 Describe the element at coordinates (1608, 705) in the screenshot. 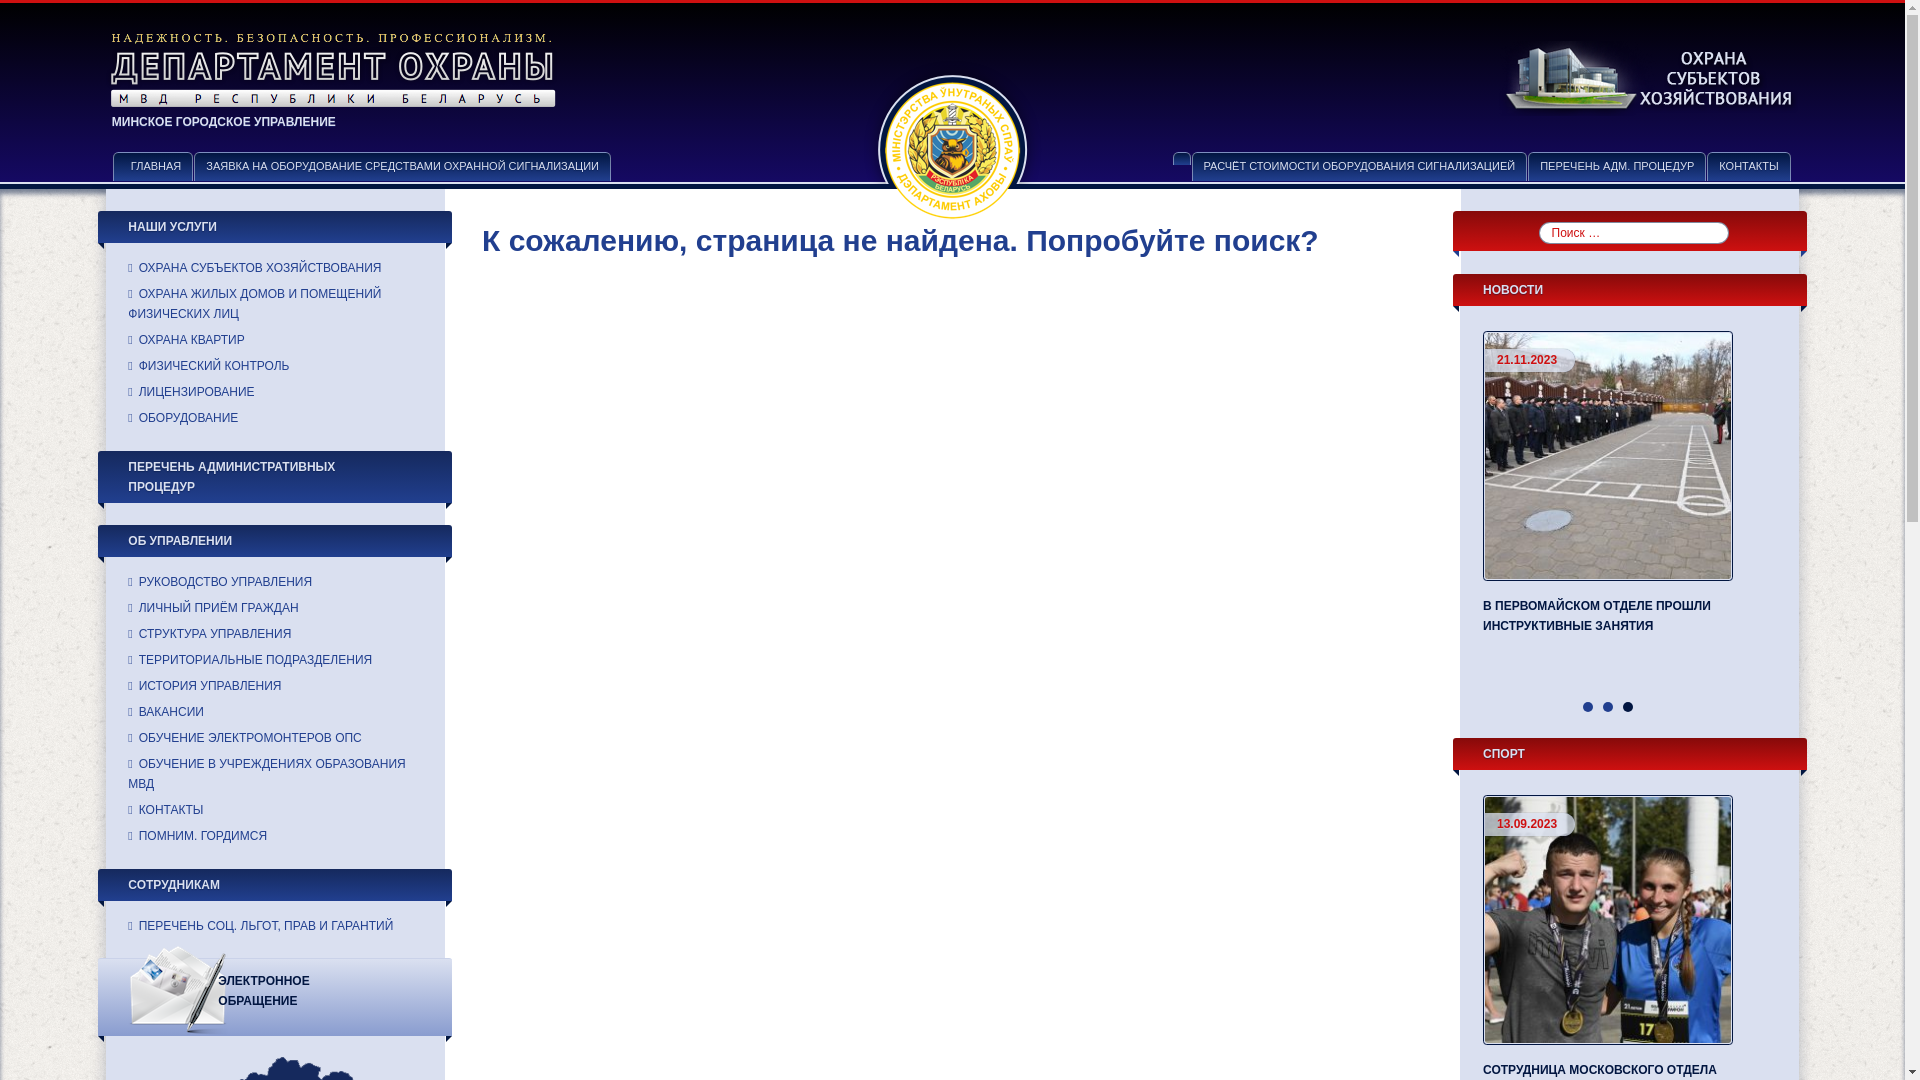

I see `'2'` at that location.